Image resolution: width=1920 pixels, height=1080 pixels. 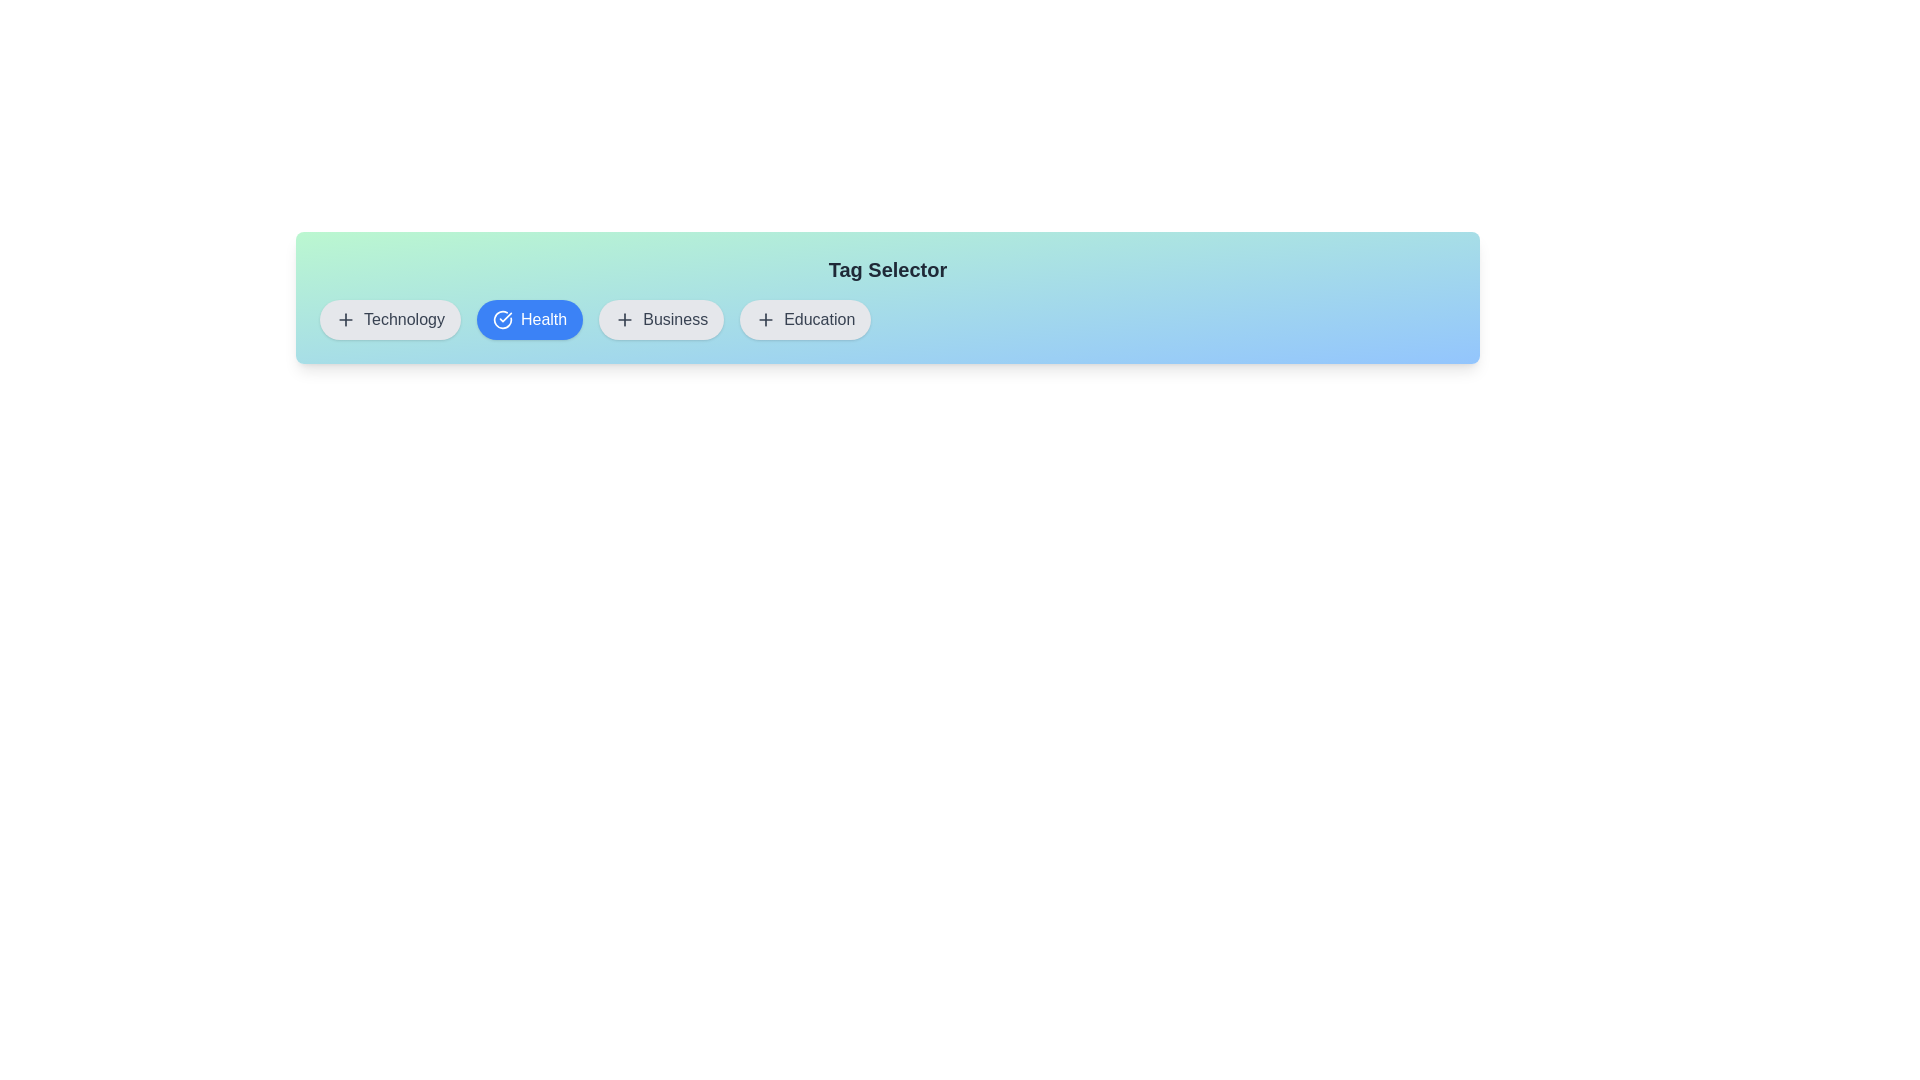 I want to click on the button labeled Business, so click(x=661, y=319).